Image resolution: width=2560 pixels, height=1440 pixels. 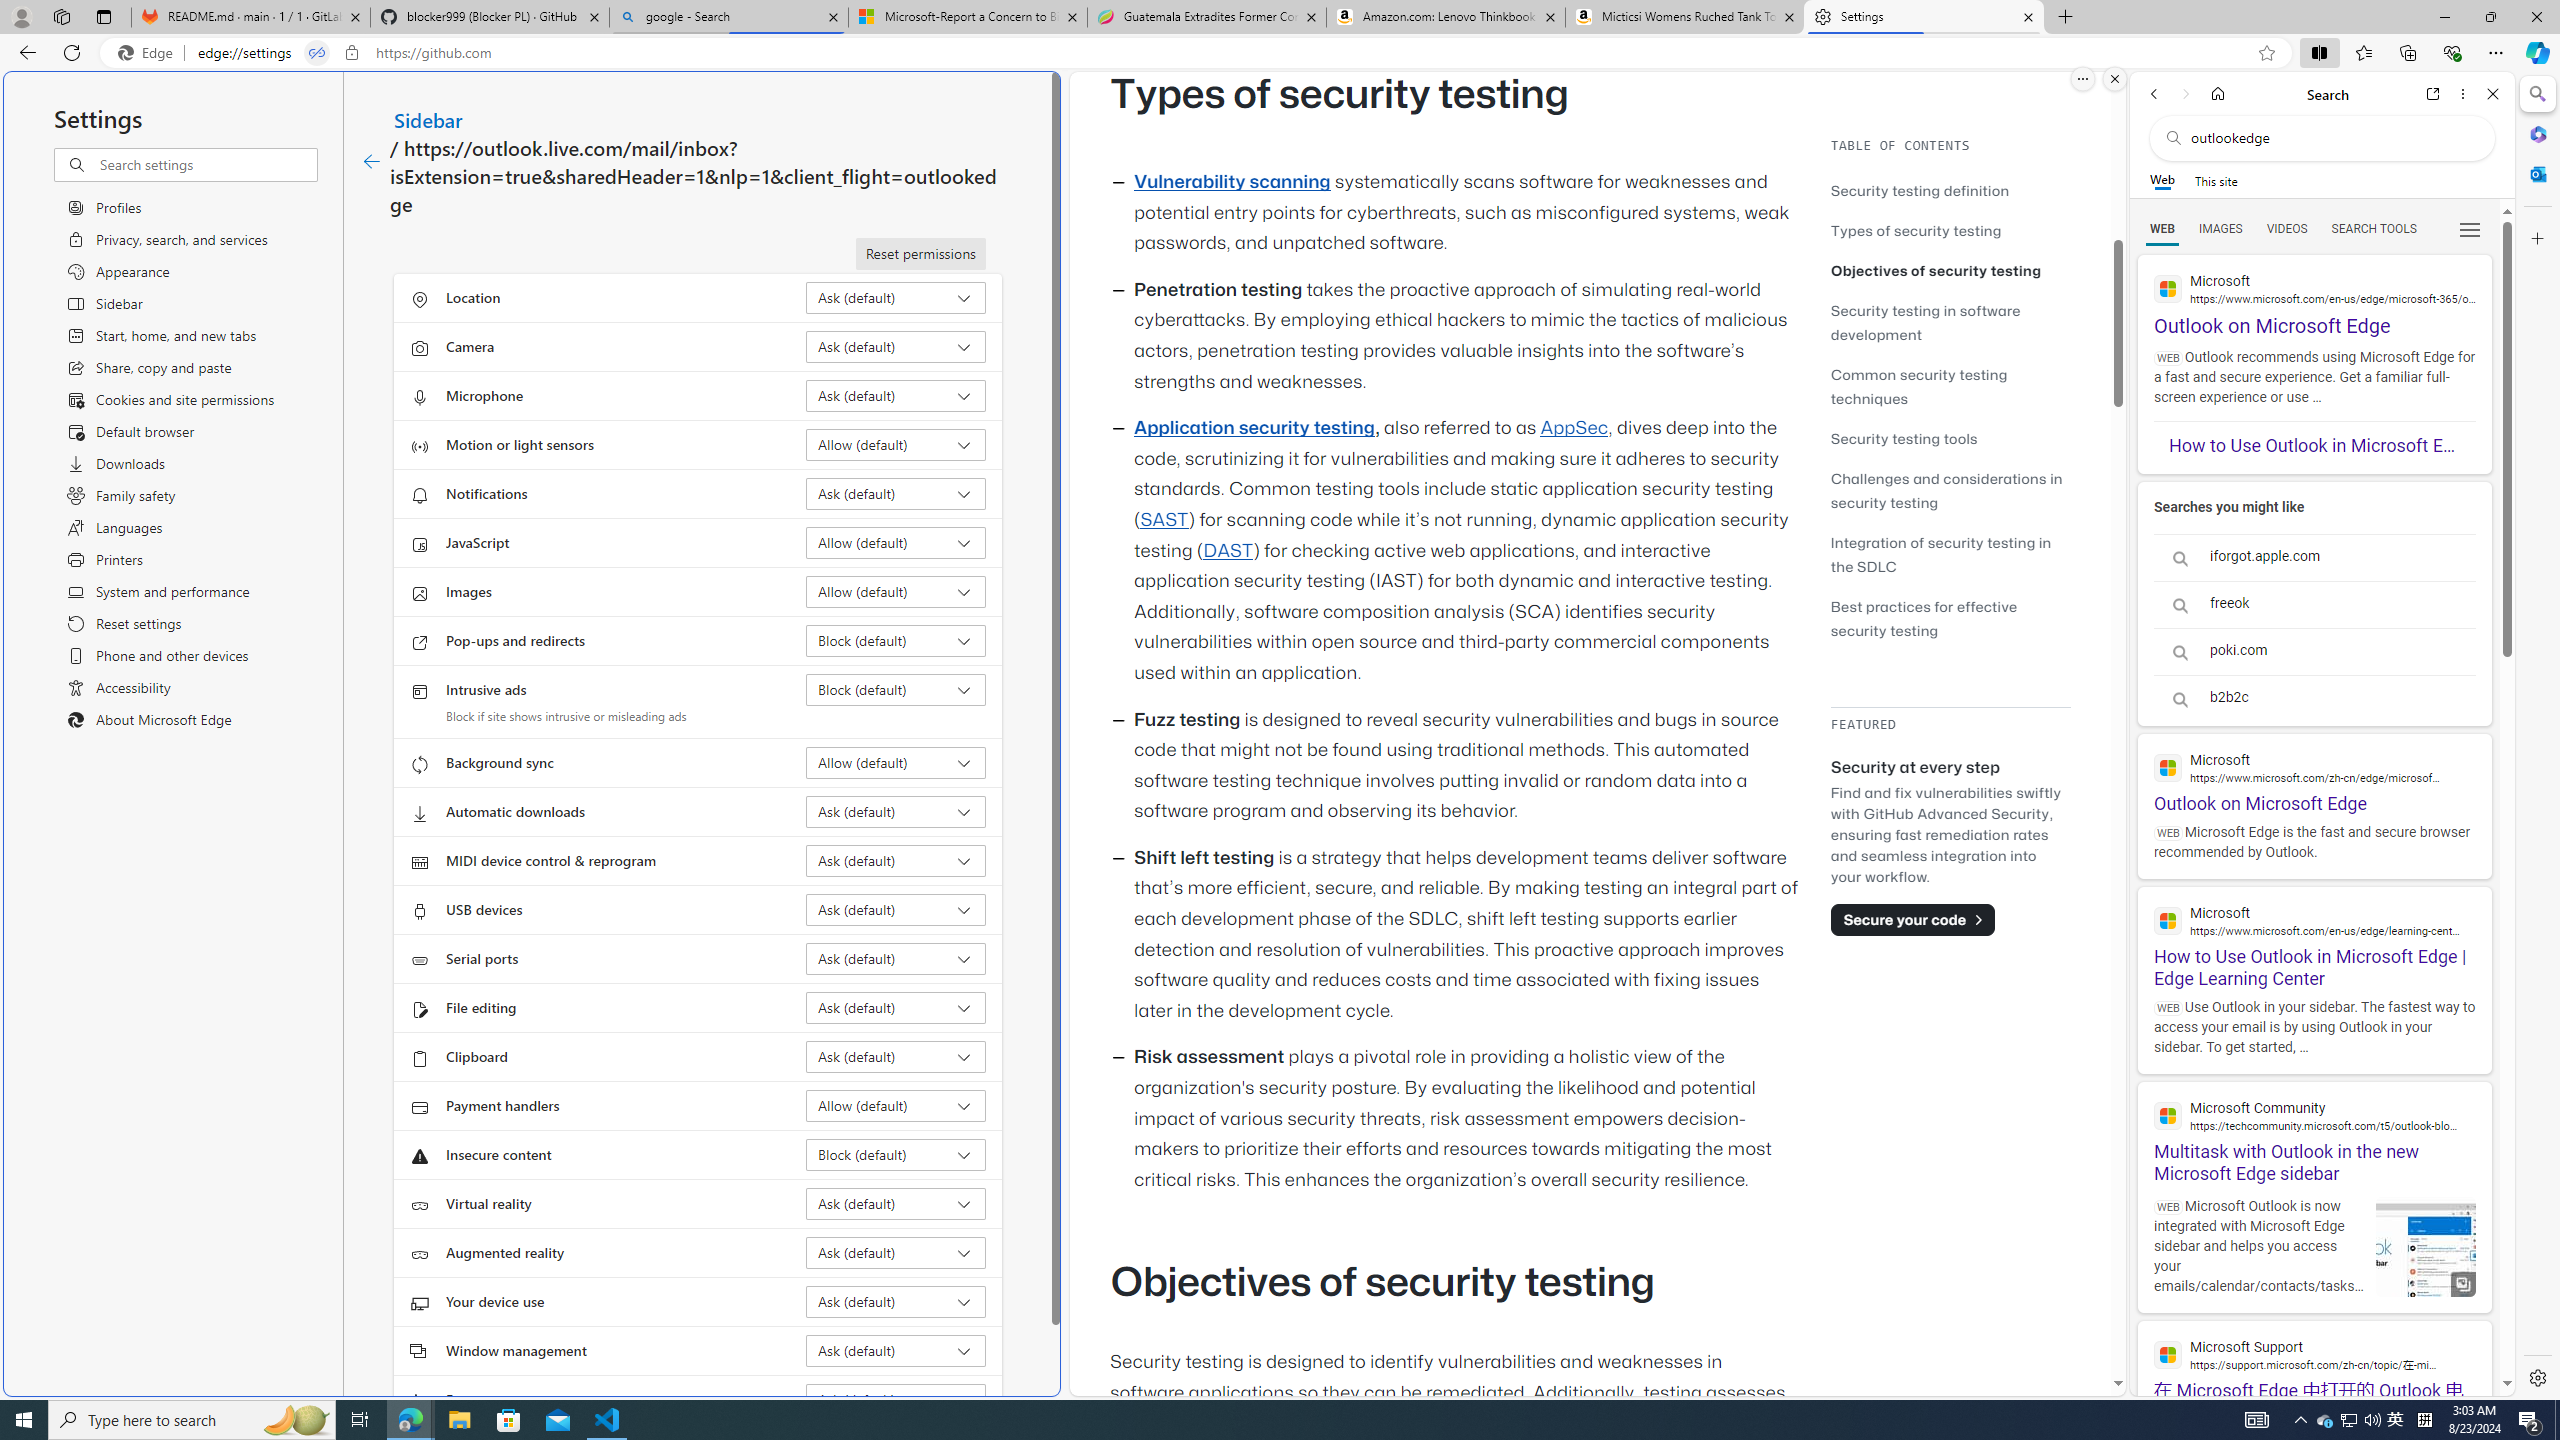 I want to click on 'poki.com', so click(x=2314, y=651).